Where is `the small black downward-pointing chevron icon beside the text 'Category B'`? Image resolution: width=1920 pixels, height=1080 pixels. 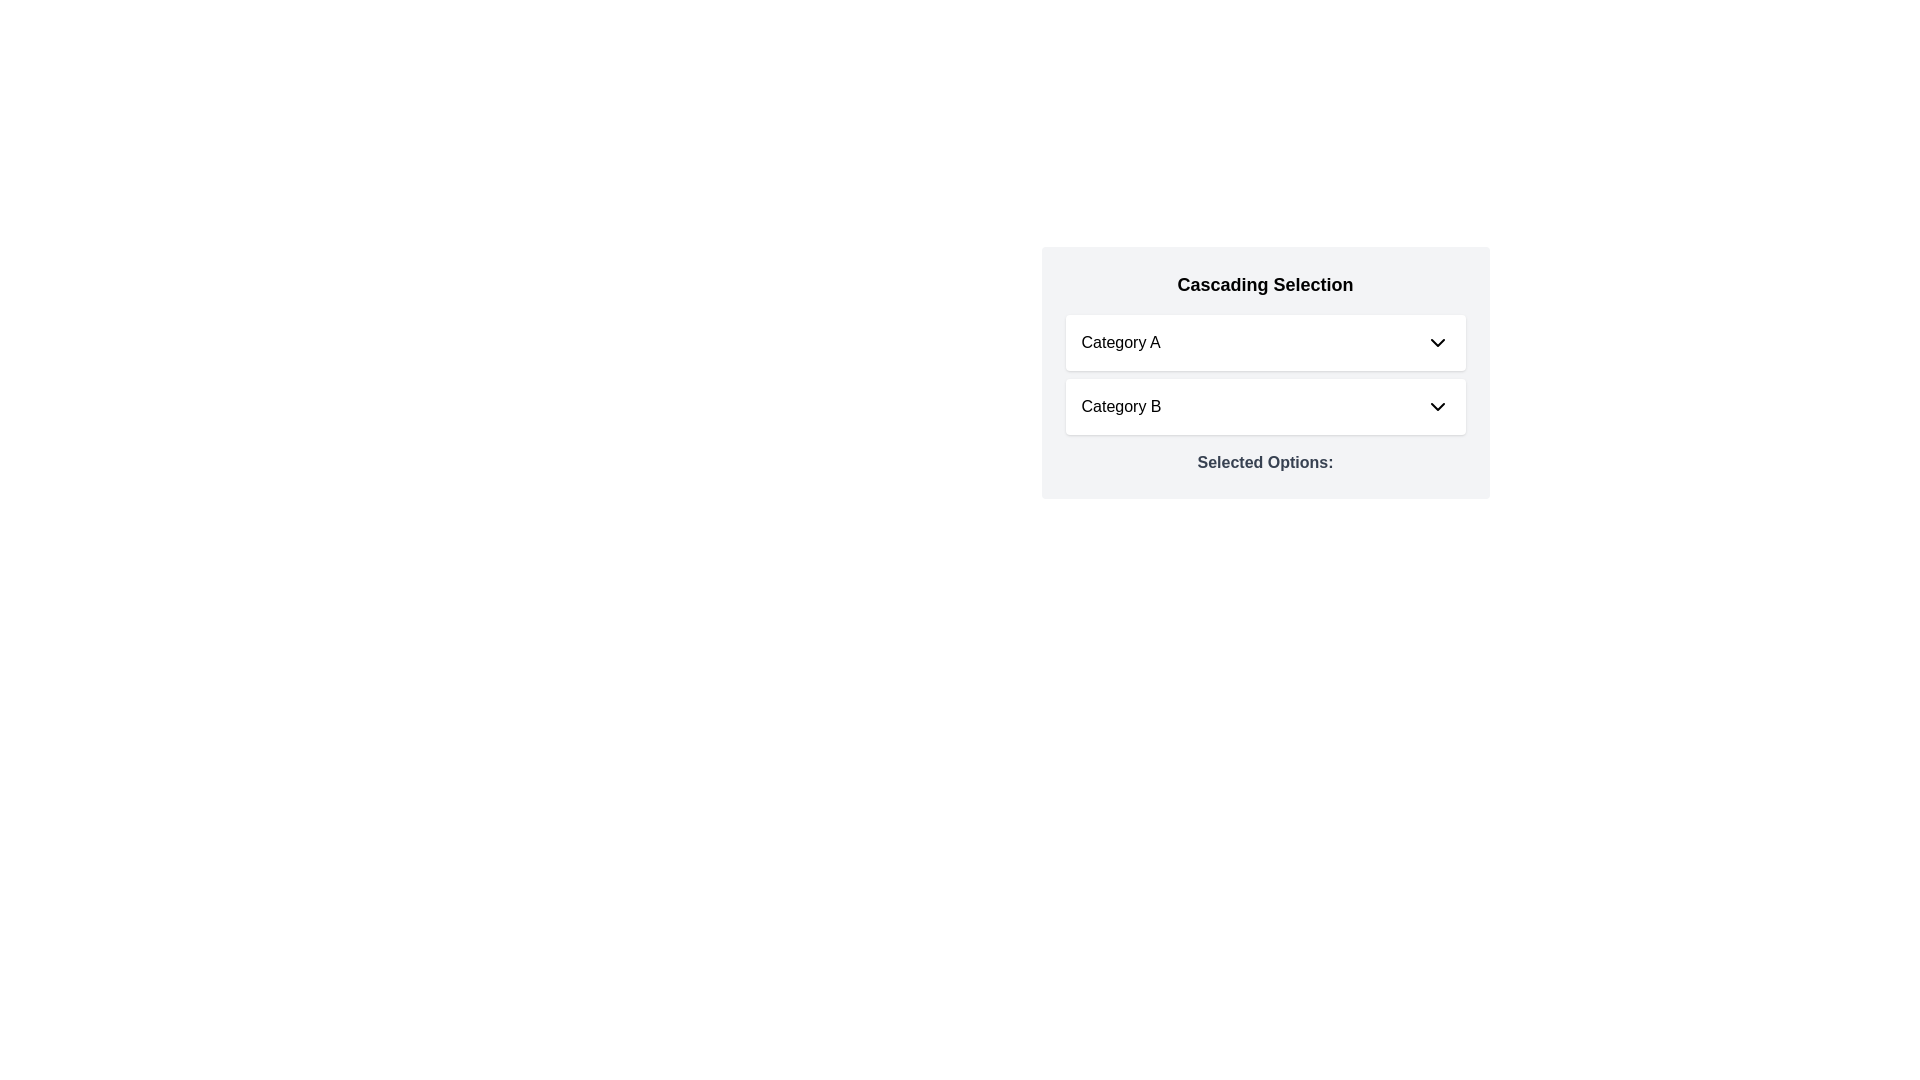 the small black downward-pointing chevron icon beside the text 'Category B' is located at coordinates (1436, 406).